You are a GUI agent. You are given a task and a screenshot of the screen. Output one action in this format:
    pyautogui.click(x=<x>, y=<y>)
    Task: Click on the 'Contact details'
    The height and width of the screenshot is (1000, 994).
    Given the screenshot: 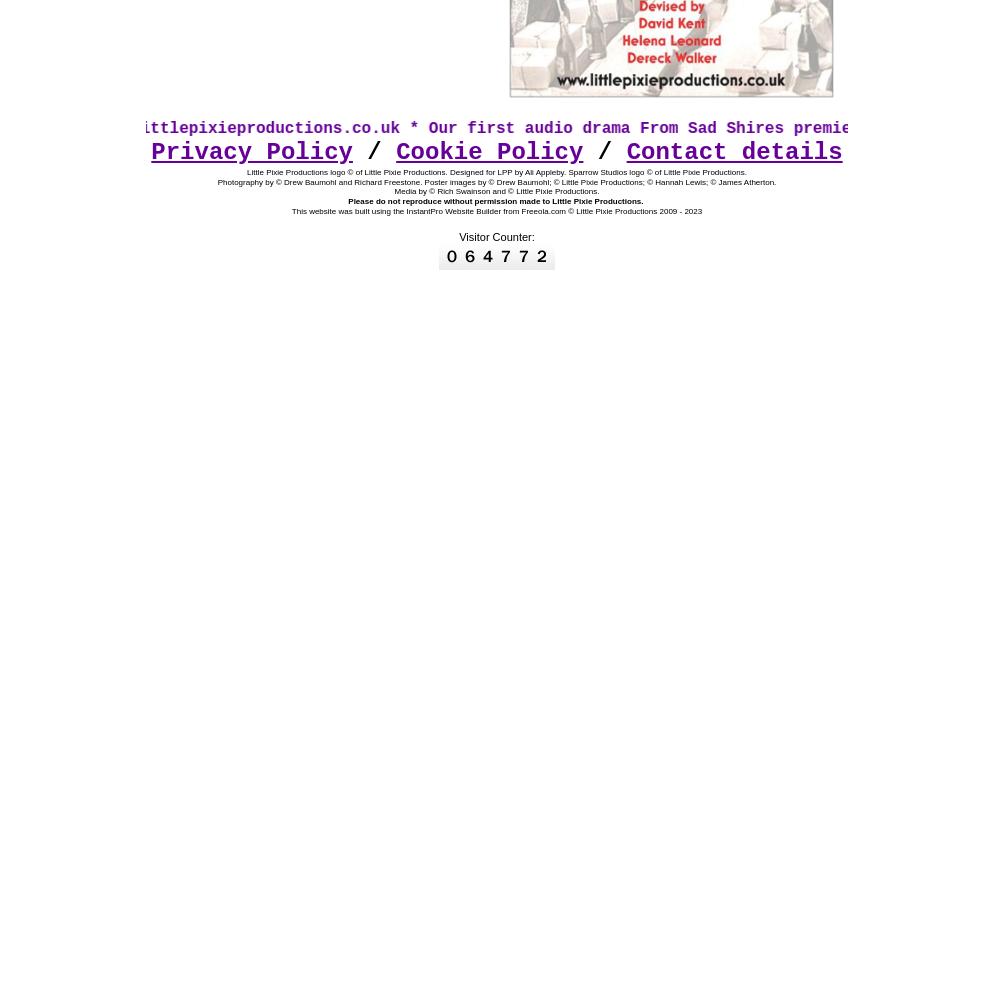 What is the action you would take?
    pyautogui.click(x=733, y=152)
    